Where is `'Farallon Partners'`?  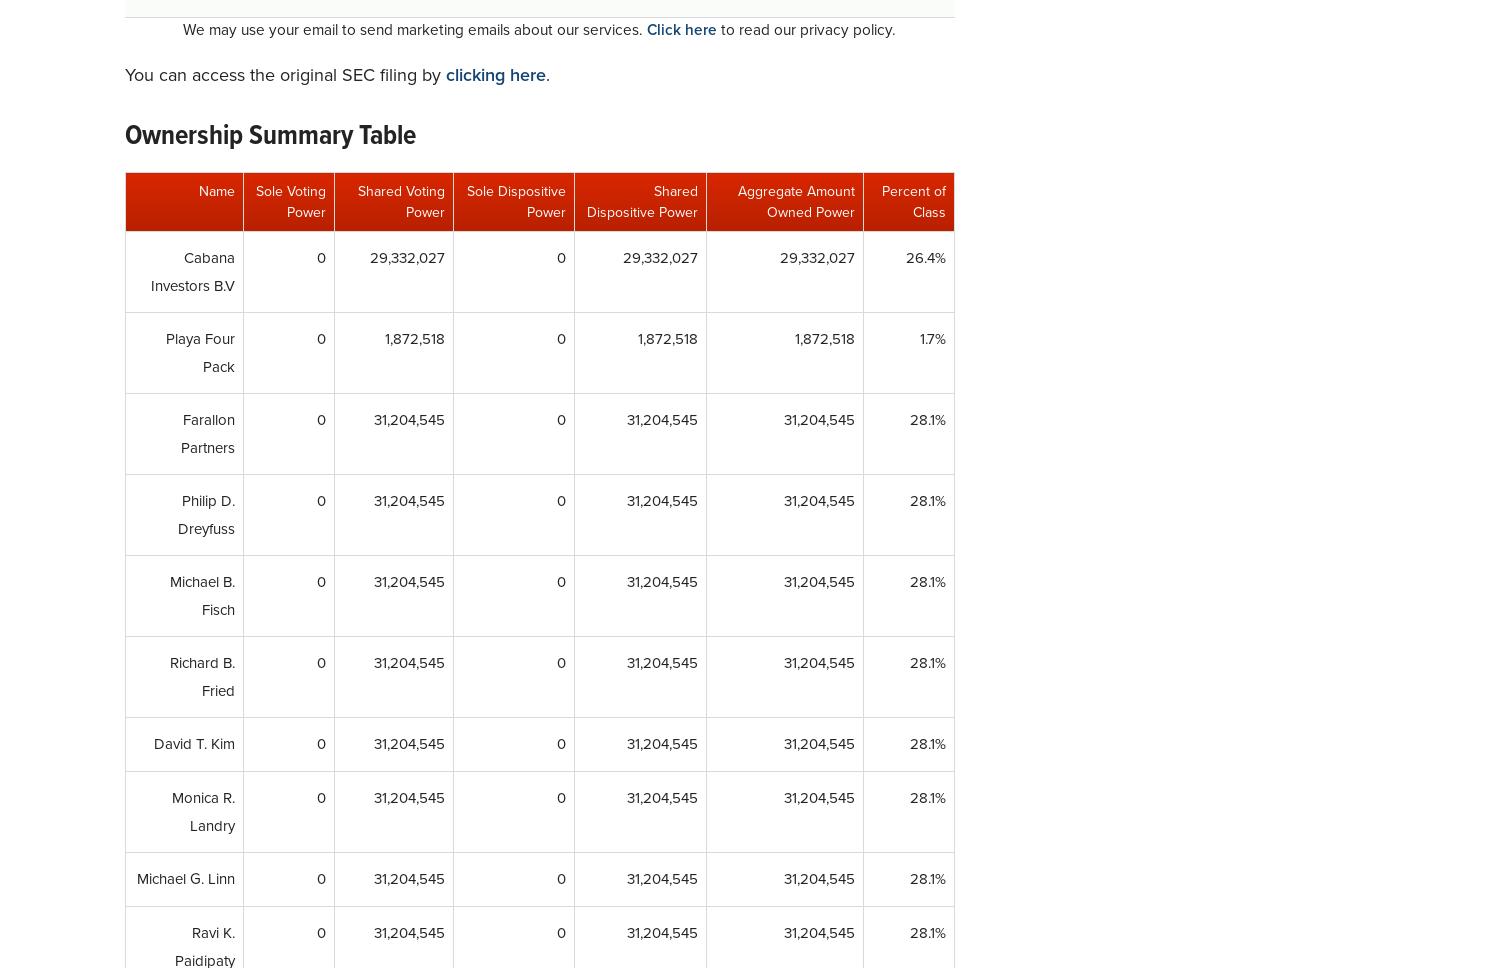 'Farallon Partners' is located at coordinates (206, 433).